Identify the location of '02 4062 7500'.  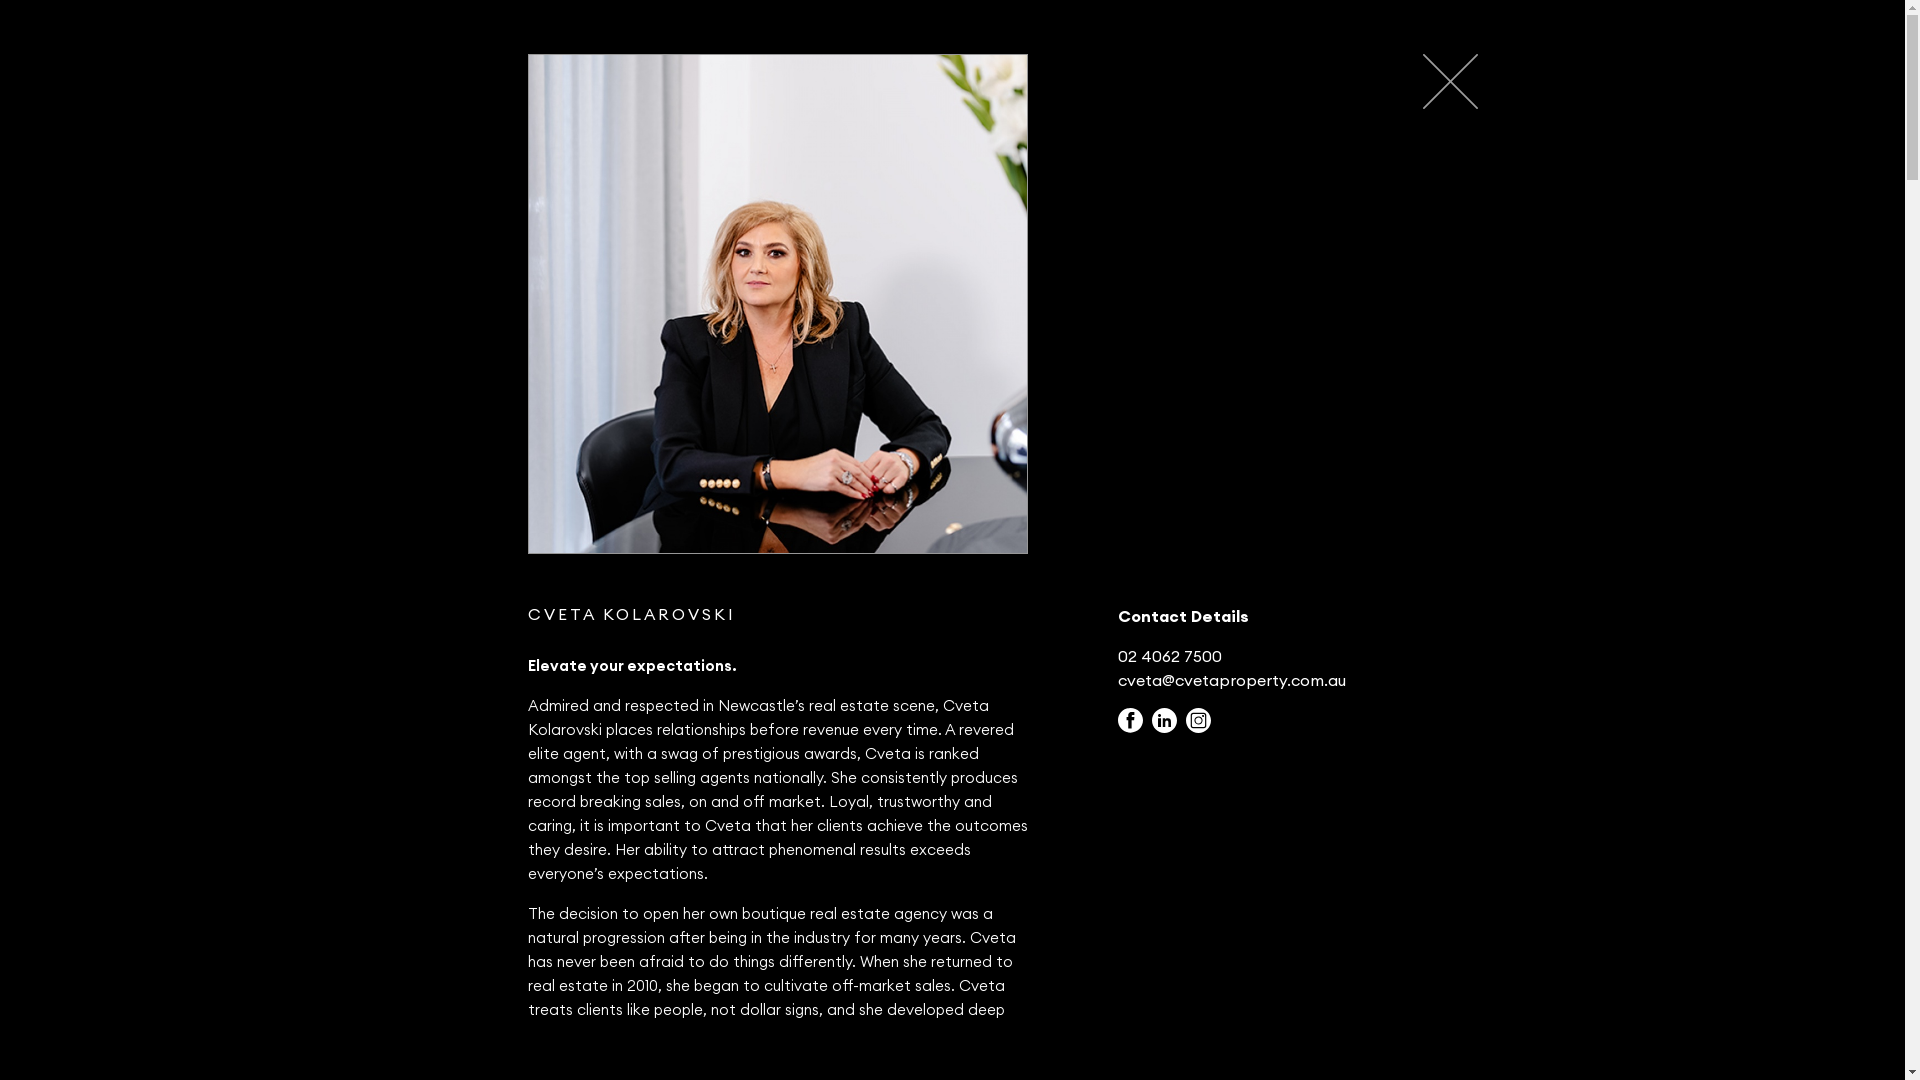
(1117, 655).